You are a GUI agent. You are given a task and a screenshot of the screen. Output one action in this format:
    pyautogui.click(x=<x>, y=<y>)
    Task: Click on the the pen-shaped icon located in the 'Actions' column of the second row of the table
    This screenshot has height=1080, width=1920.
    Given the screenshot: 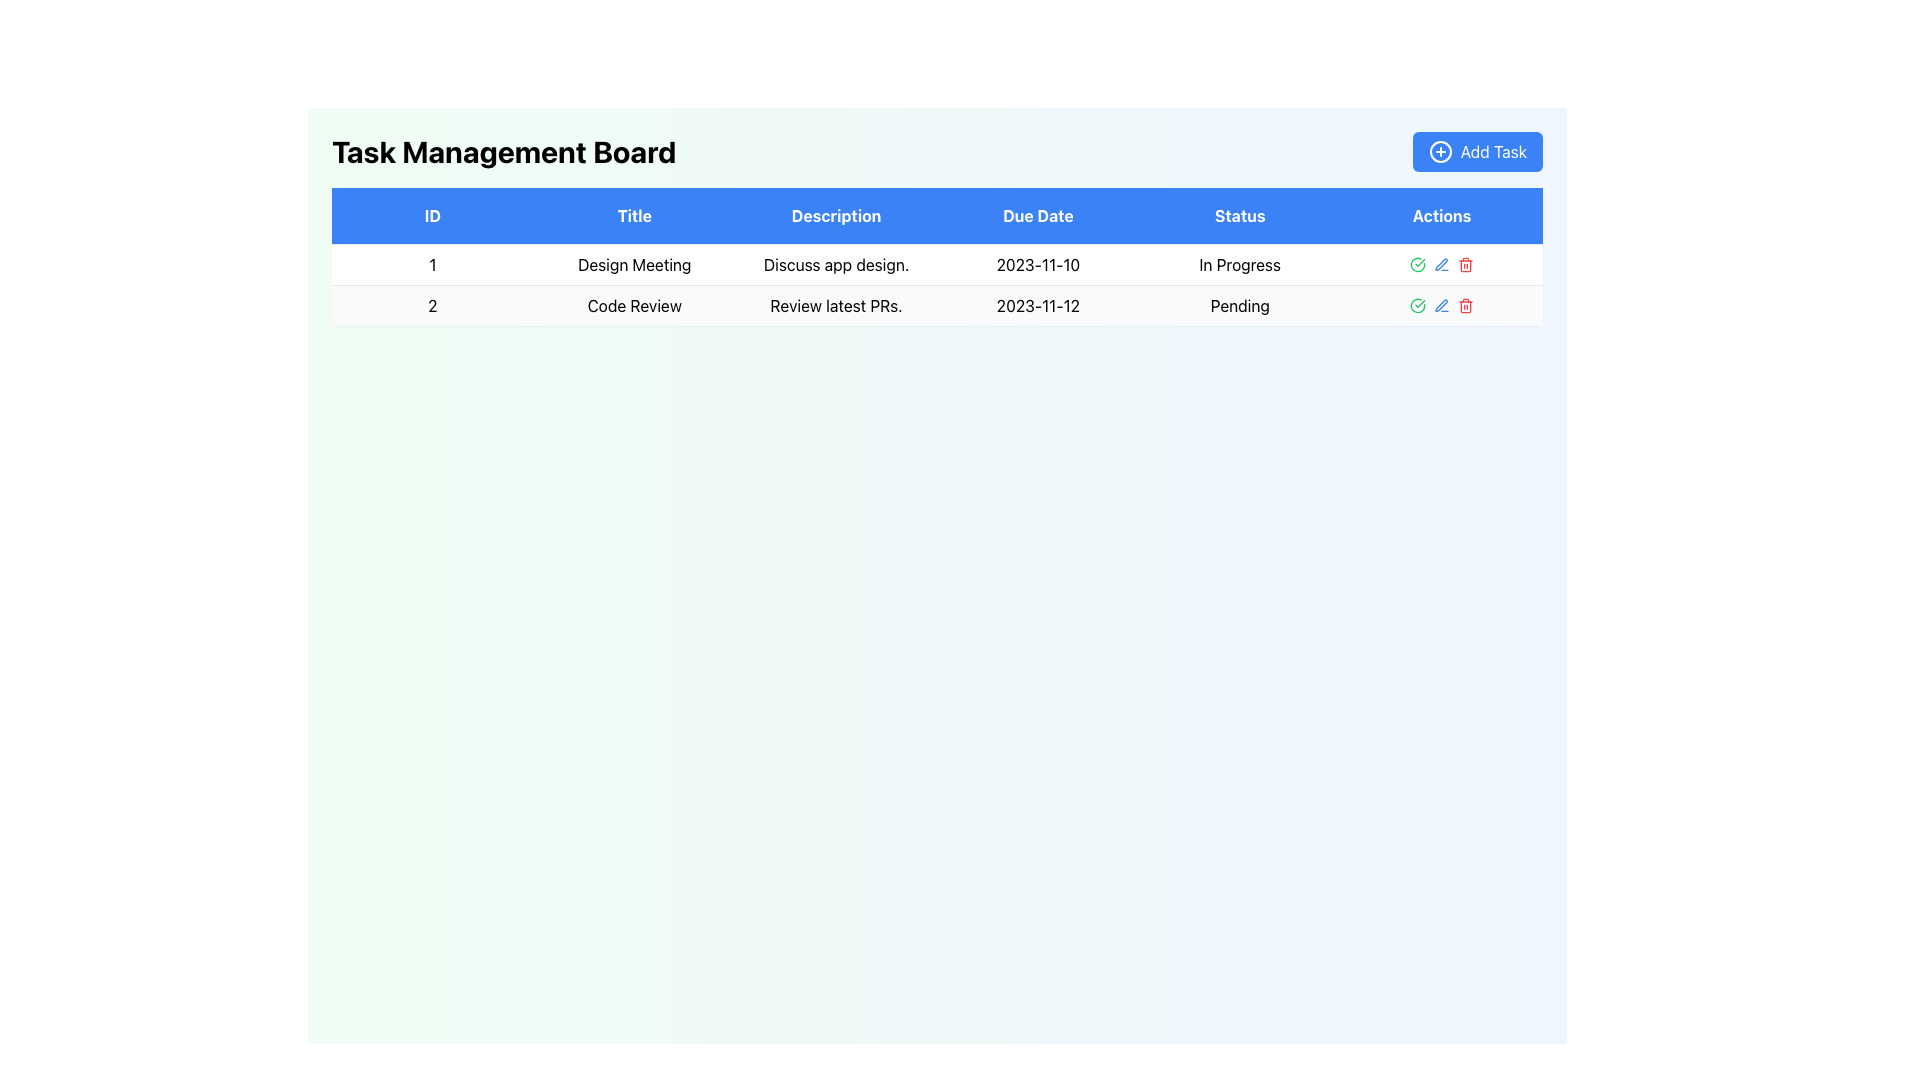 What is the action you would take?
    pyautogui.click(x=1441, y=305)
    